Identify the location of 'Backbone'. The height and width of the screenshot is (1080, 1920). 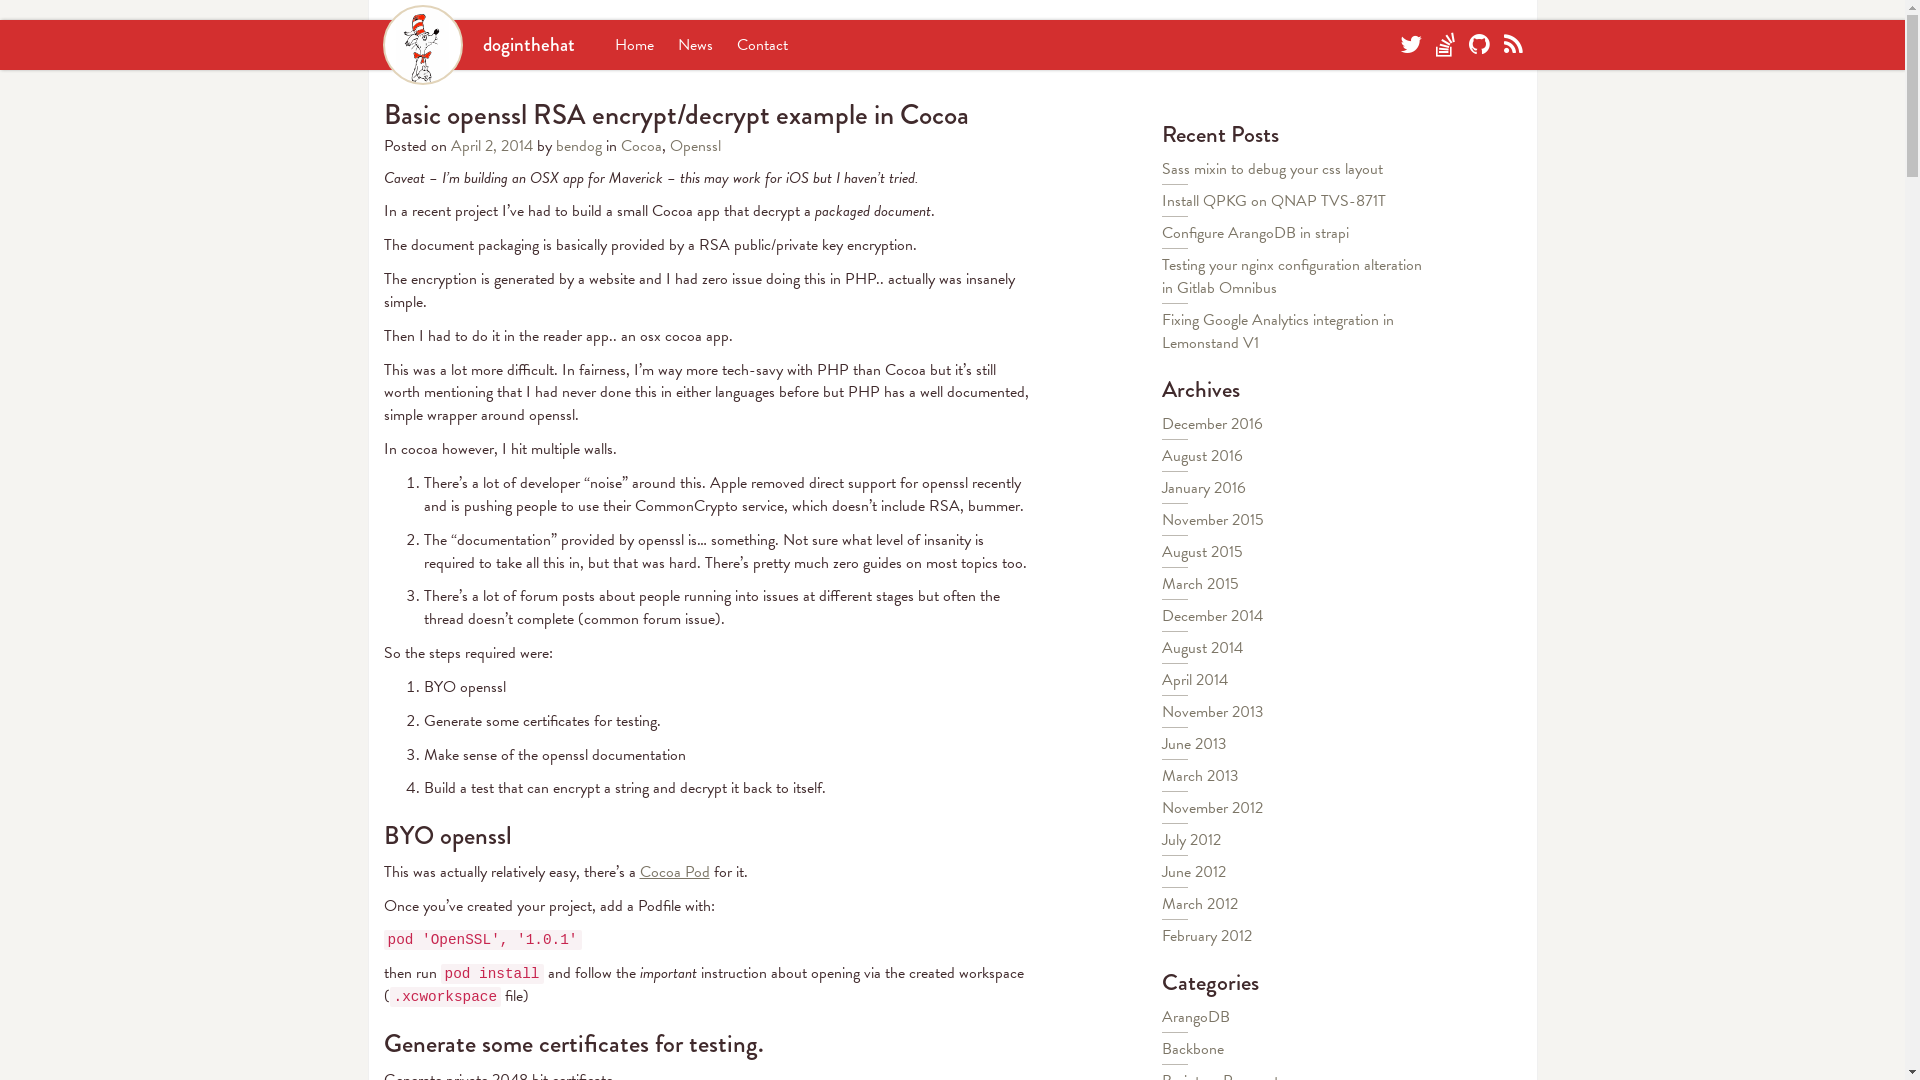
(1193, 1048).